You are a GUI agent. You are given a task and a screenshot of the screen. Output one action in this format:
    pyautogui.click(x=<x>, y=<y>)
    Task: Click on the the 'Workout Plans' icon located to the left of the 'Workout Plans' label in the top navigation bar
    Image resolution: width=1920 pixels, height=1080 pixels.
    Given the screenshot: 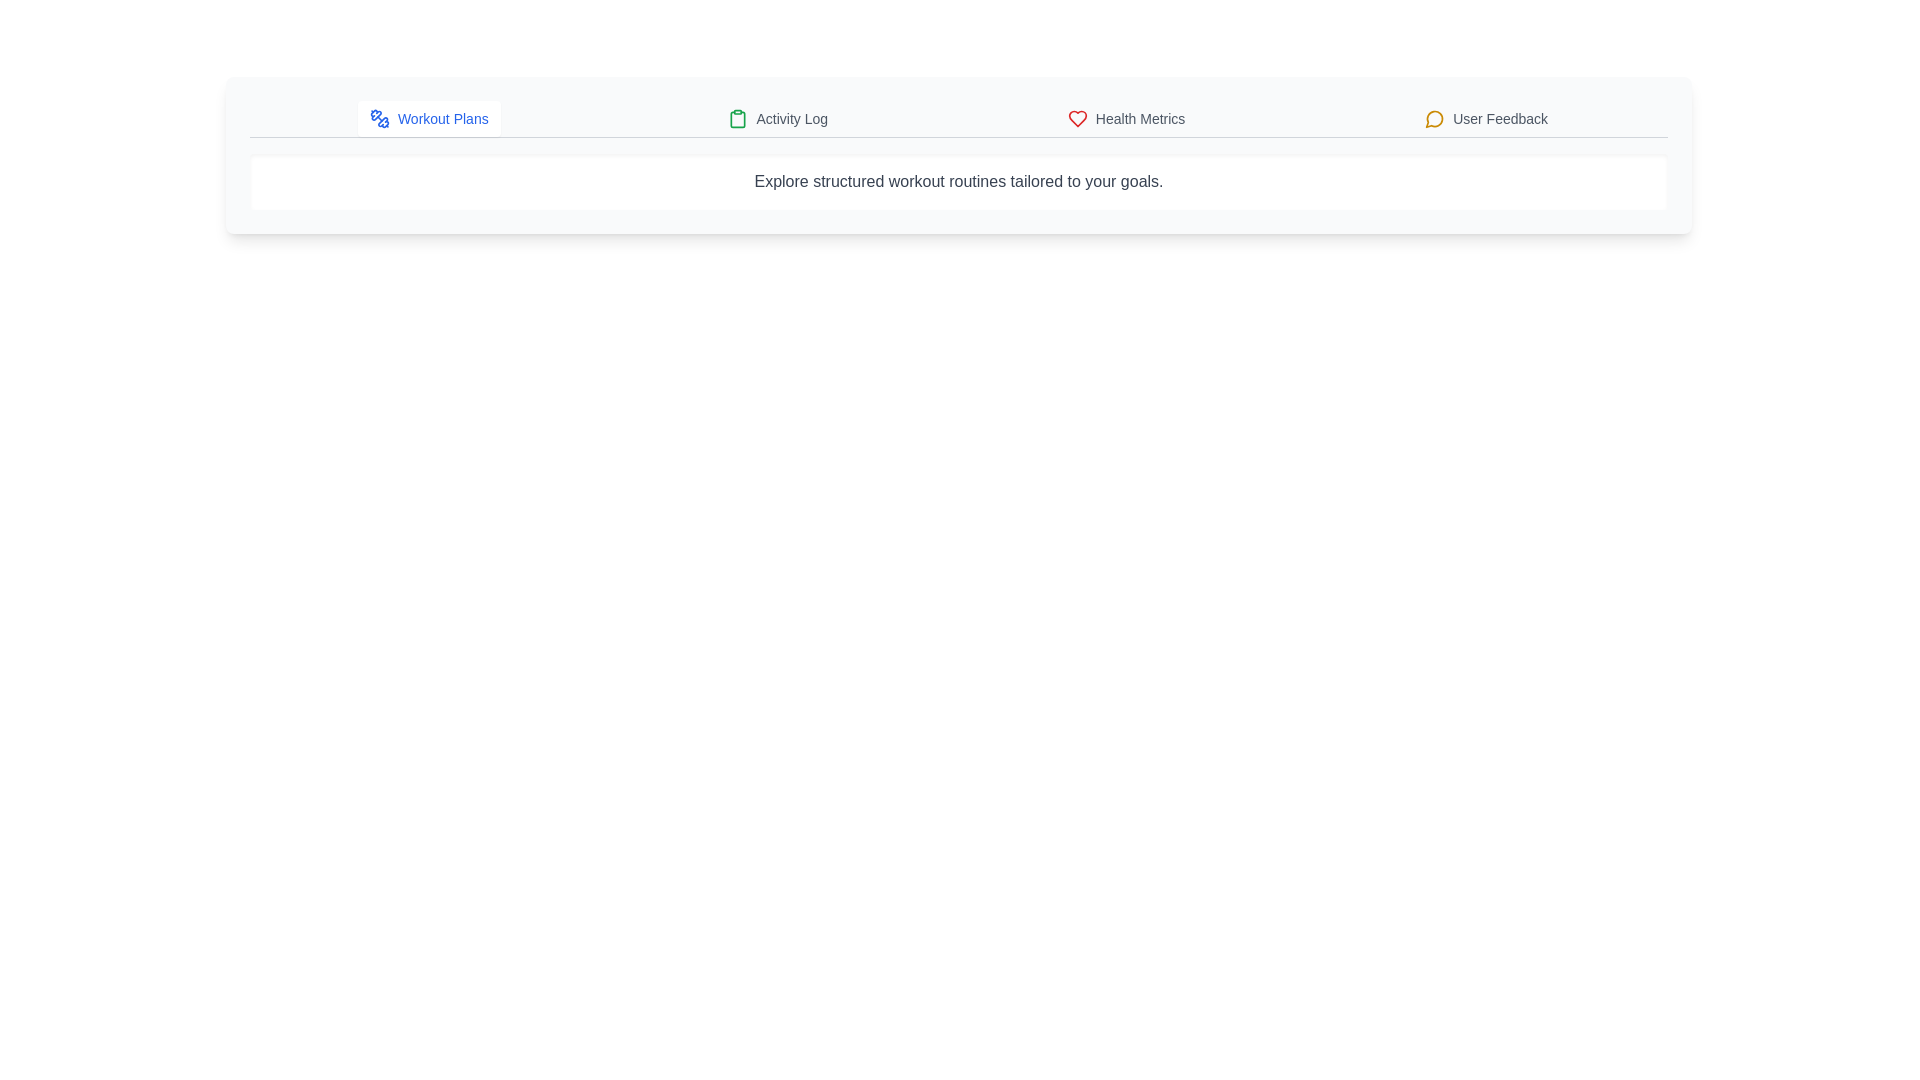 What is the action you would take?
    pyautogui.click(x=383, y=122)
    